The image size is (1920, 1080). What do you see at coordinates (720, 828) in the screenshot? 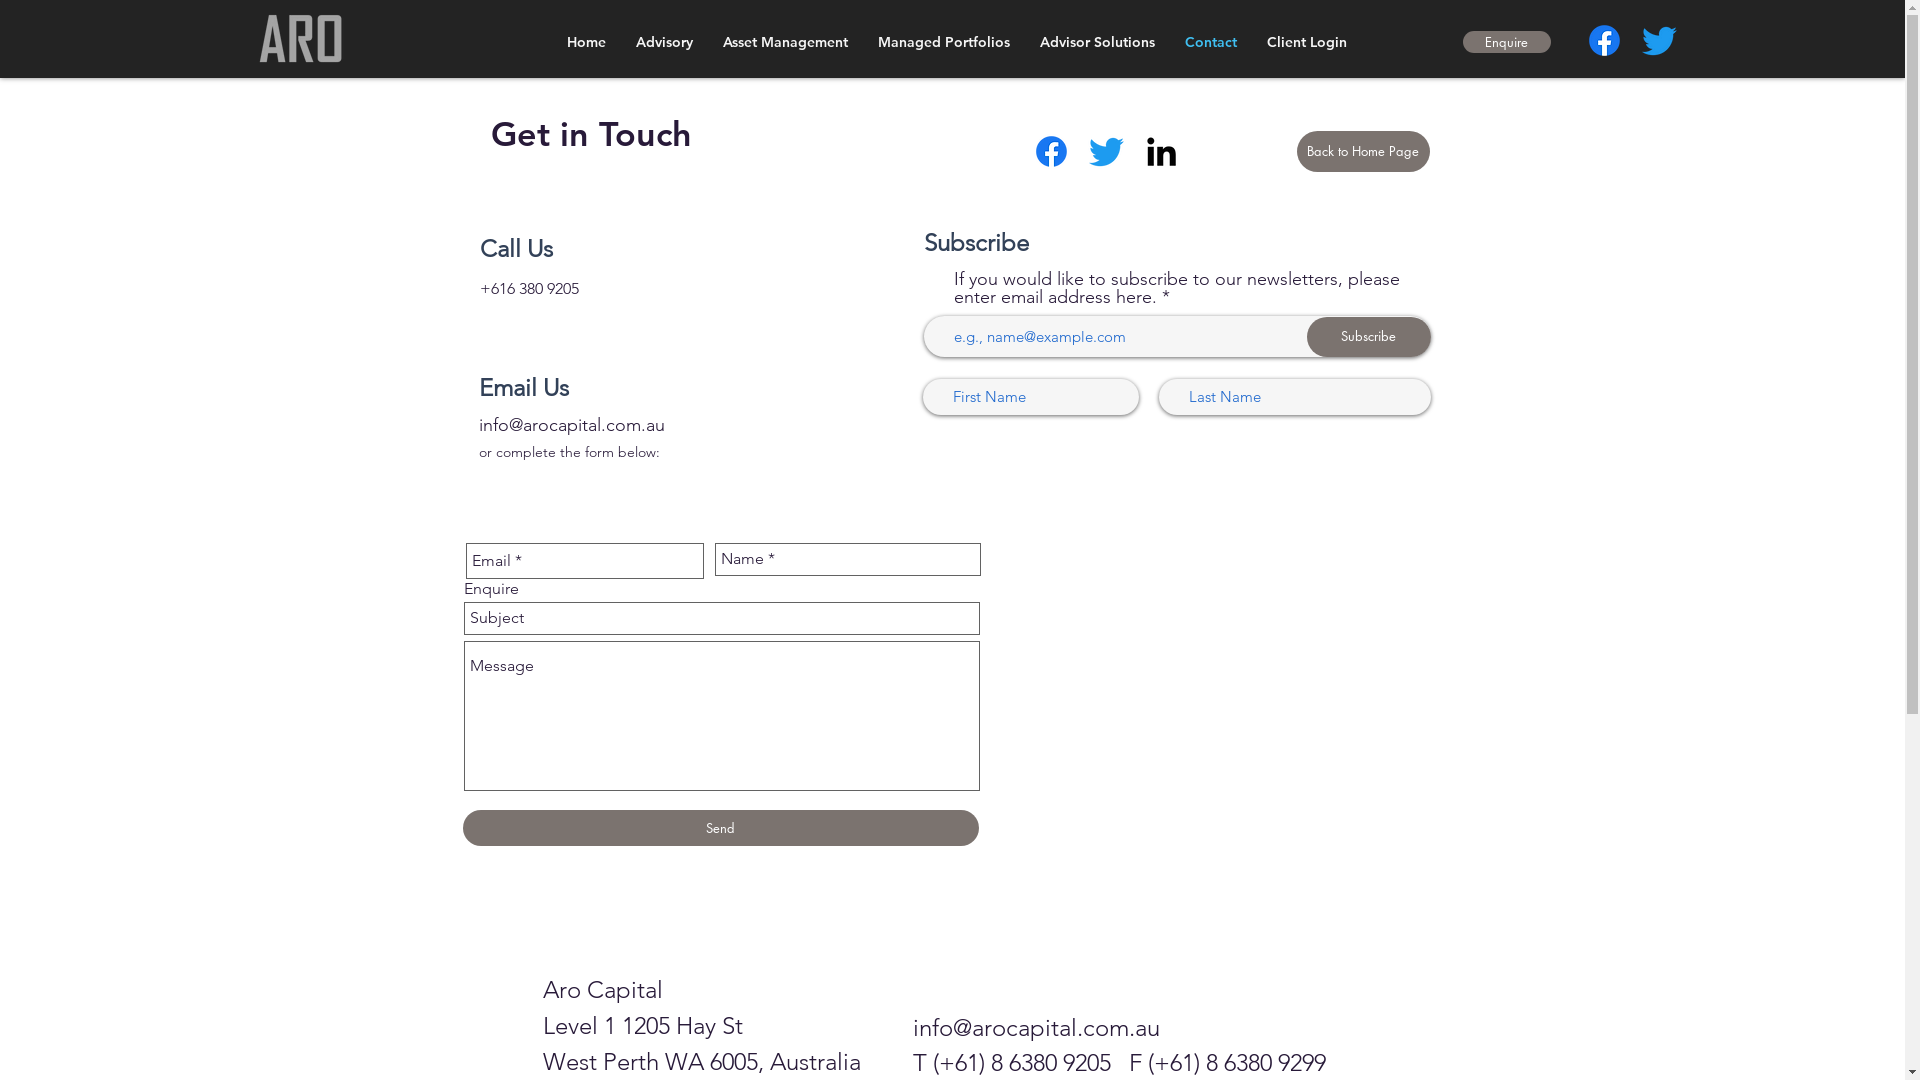
I see `'Send'` at bounding box center [720, 828].